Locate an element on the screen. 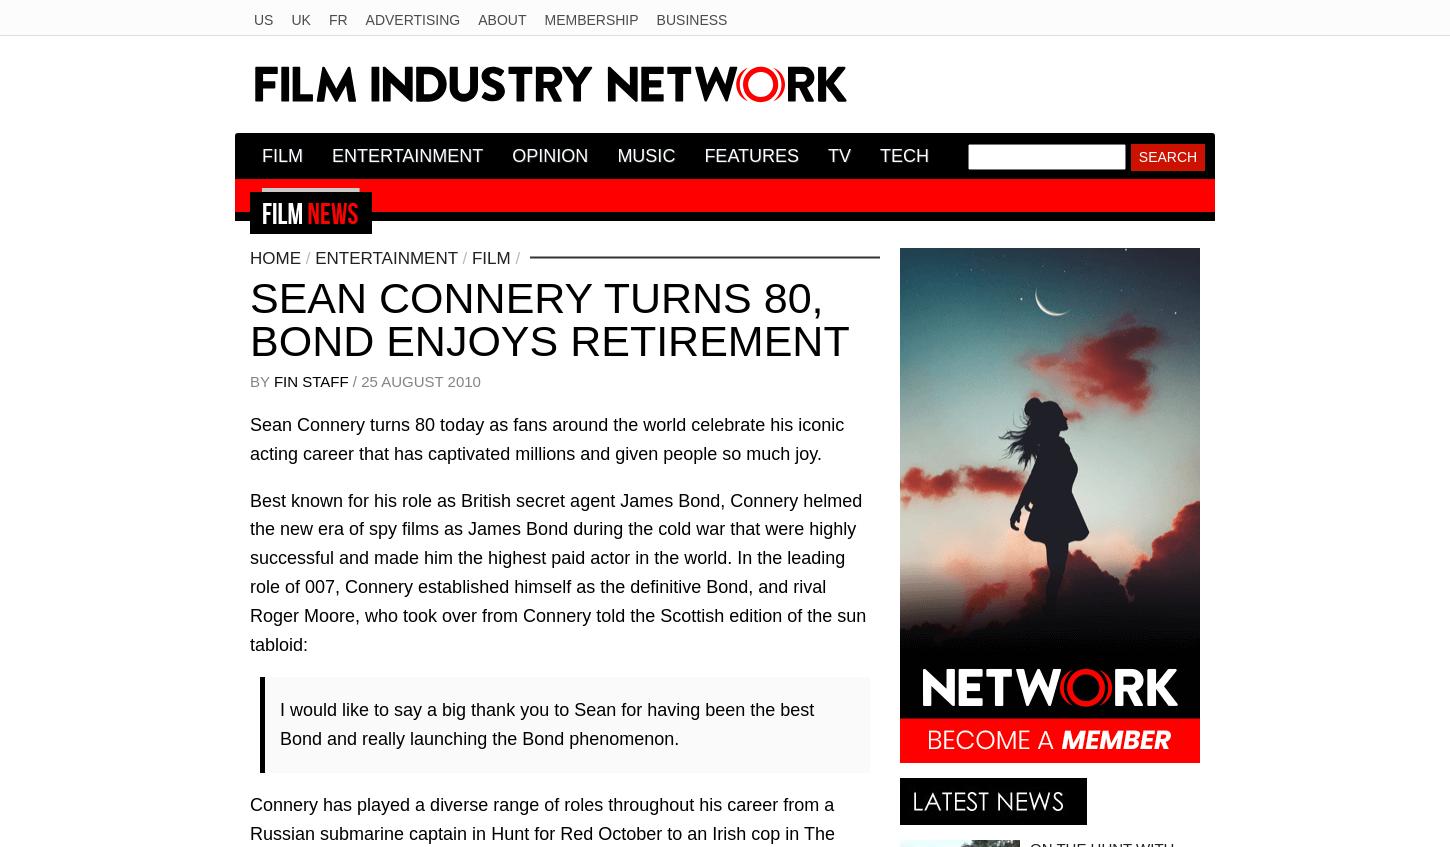 The height and width of the screenshot is (847, 1450). 'I would like to say a big thank you to Sean for having been the best Bond and really launching the Bond phenomenon.' is located at coordinates (546, 724).